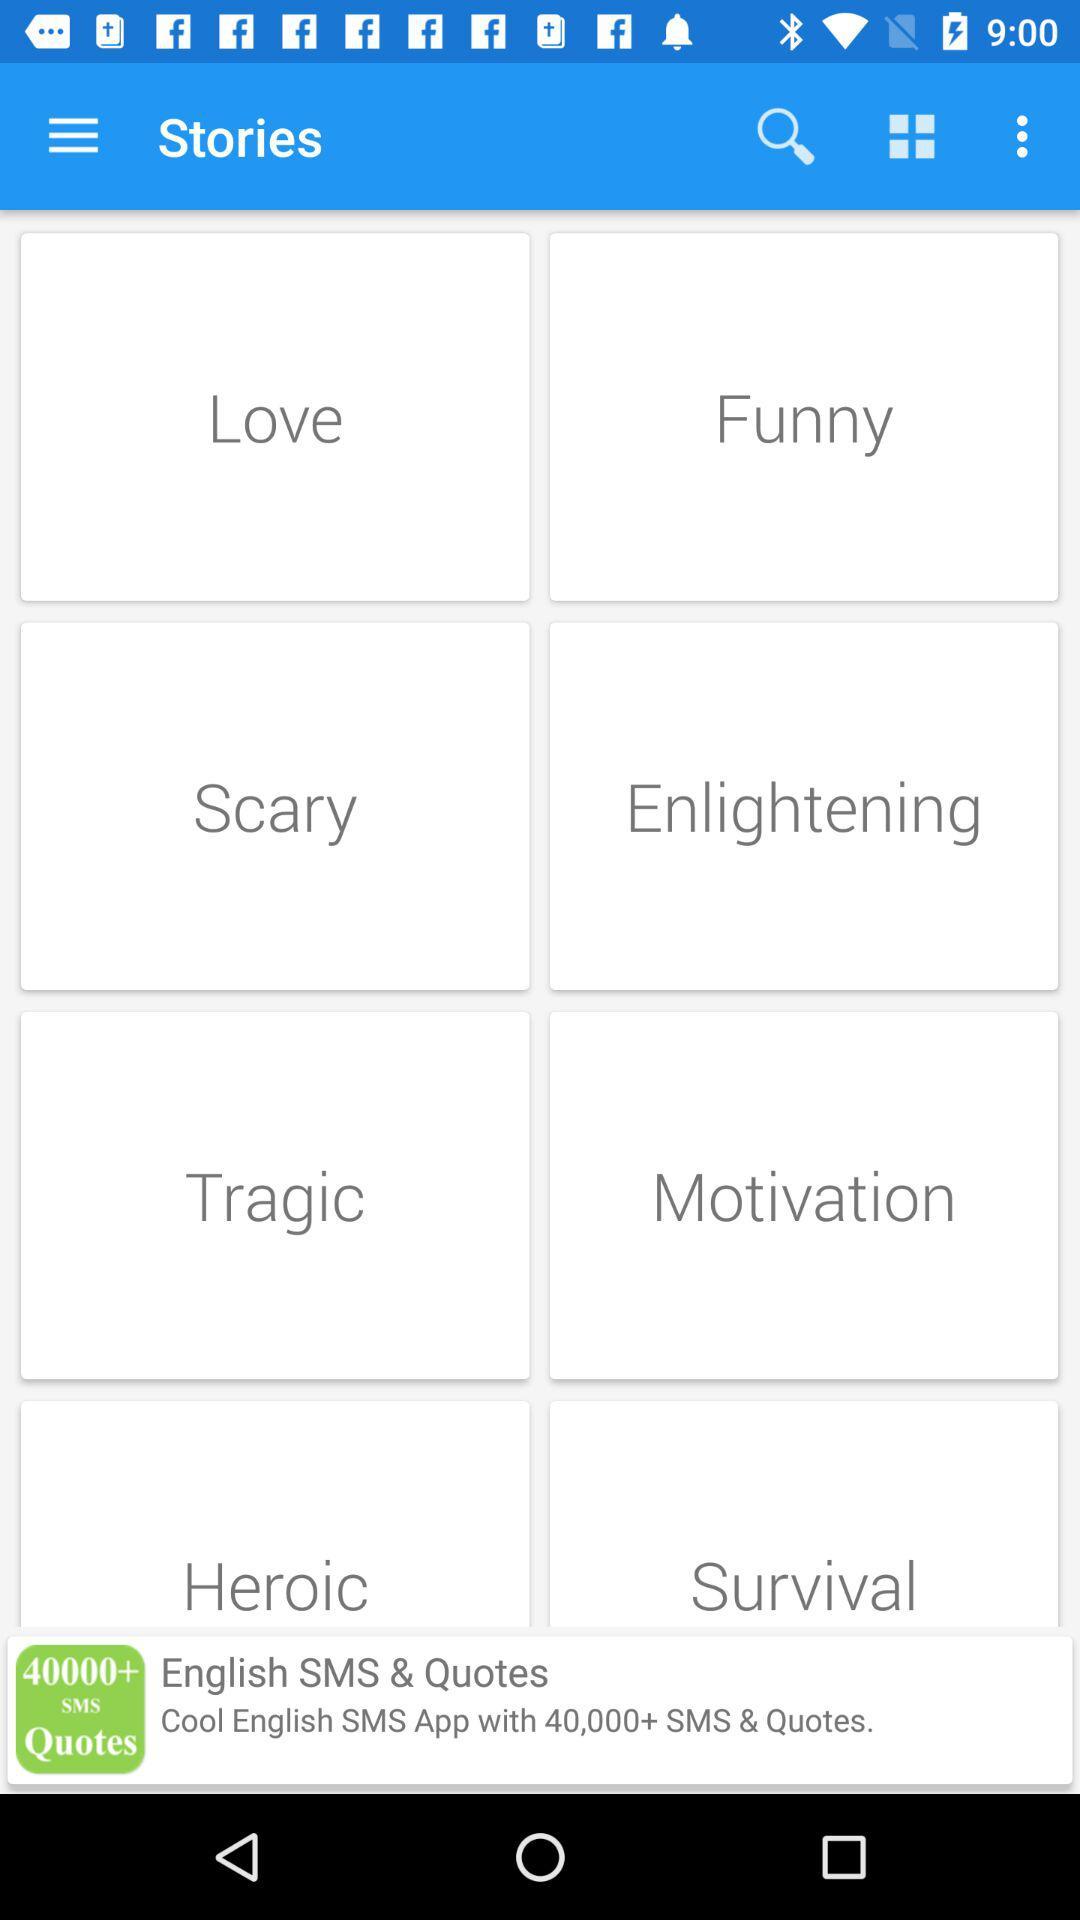 This screenshot has width=1080, height=1920. Describe the element at coordinates (785, 135) in the screenshot. I see `the item above funny` at that location.